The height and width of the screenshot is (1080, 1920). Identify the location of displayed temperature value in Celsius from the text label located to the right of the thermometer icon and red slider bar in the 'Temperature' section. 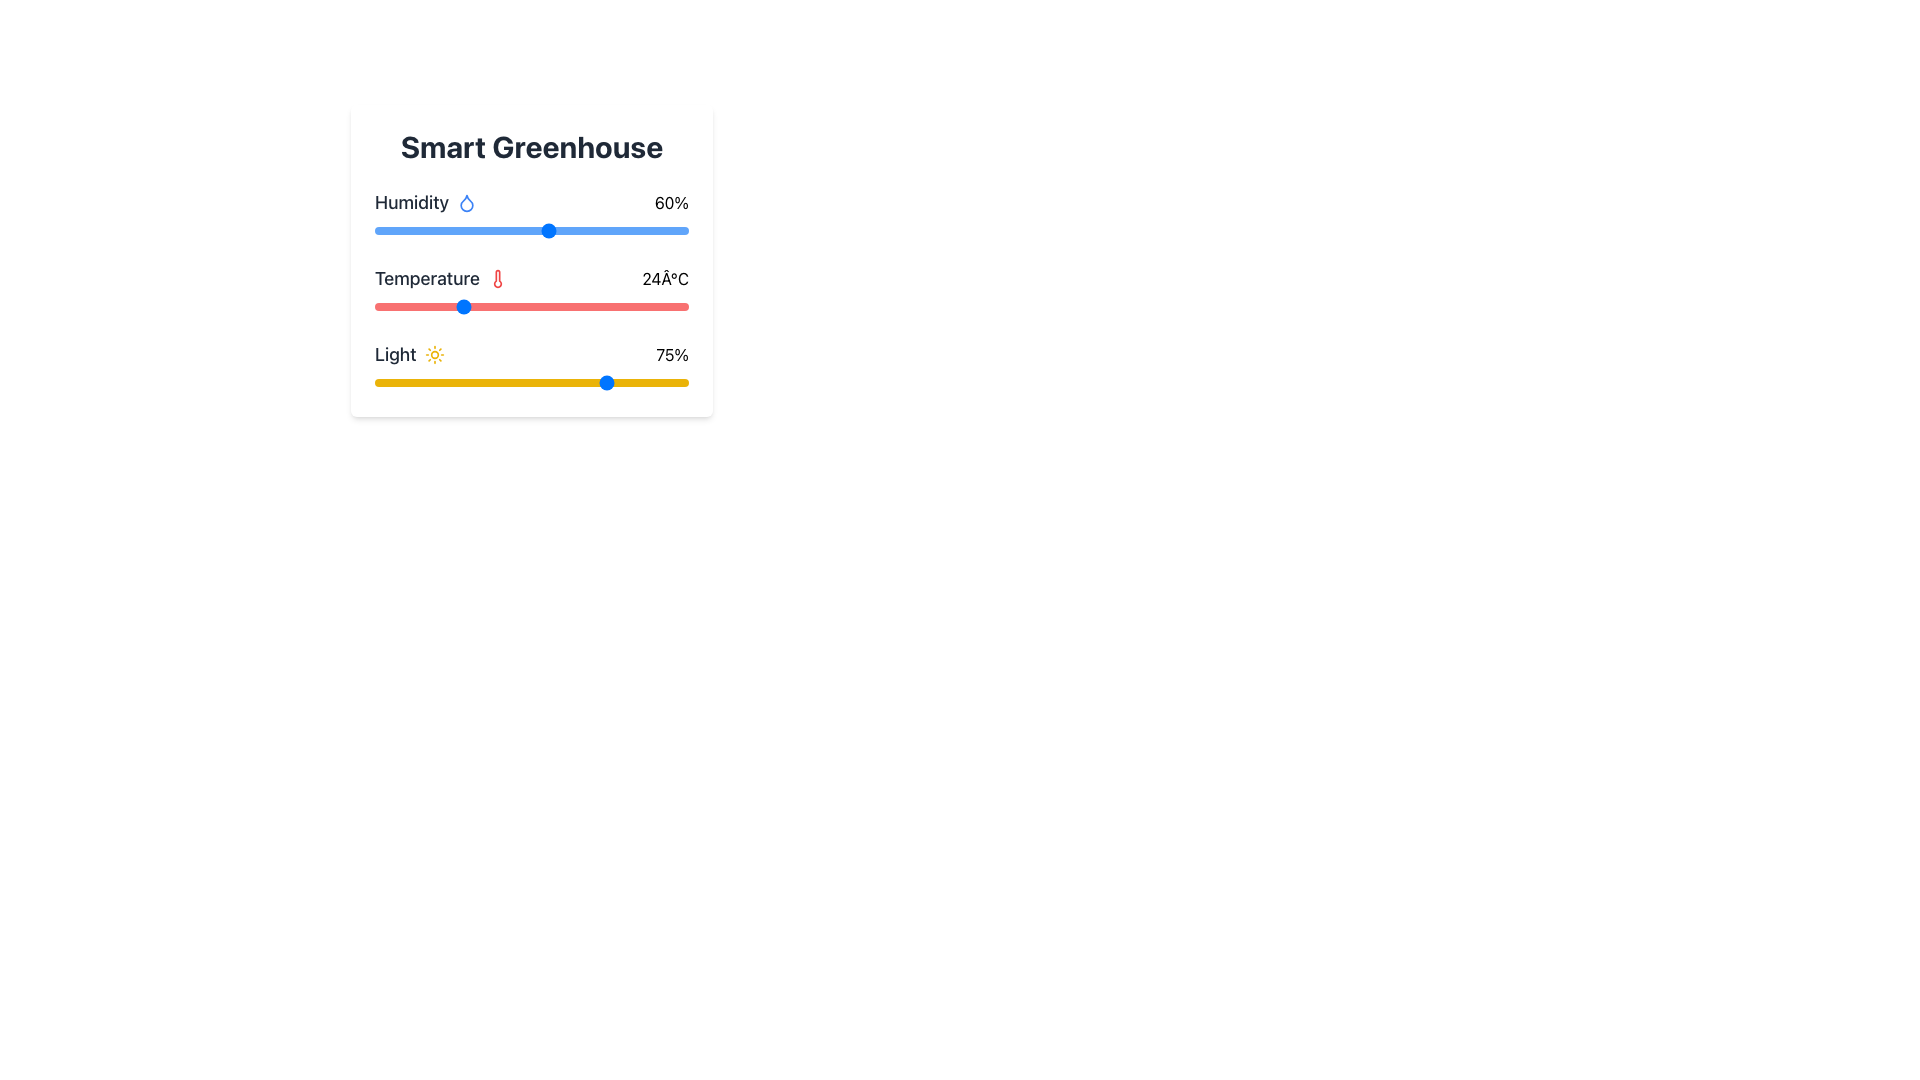
(665, 278).